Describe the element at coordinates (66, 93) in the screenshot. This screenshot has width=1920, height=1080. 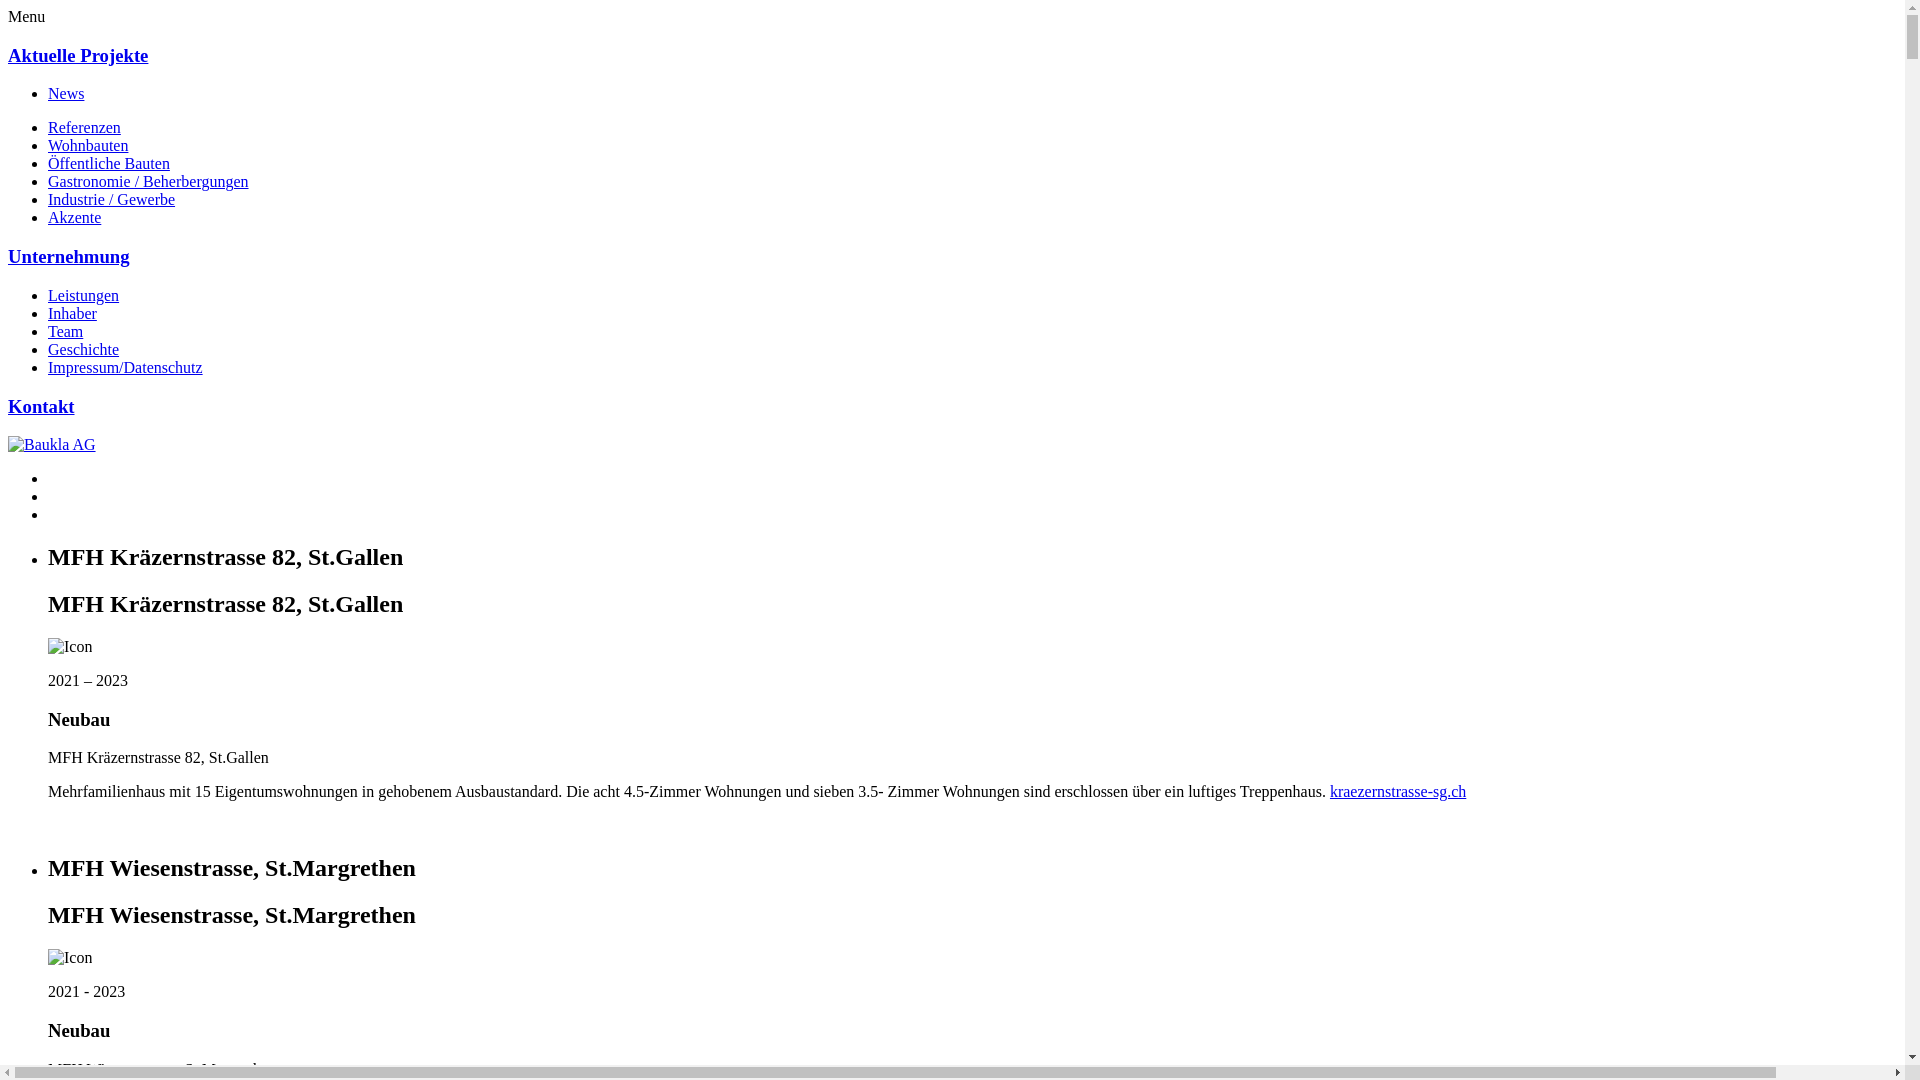
I see `'News'` at that location.